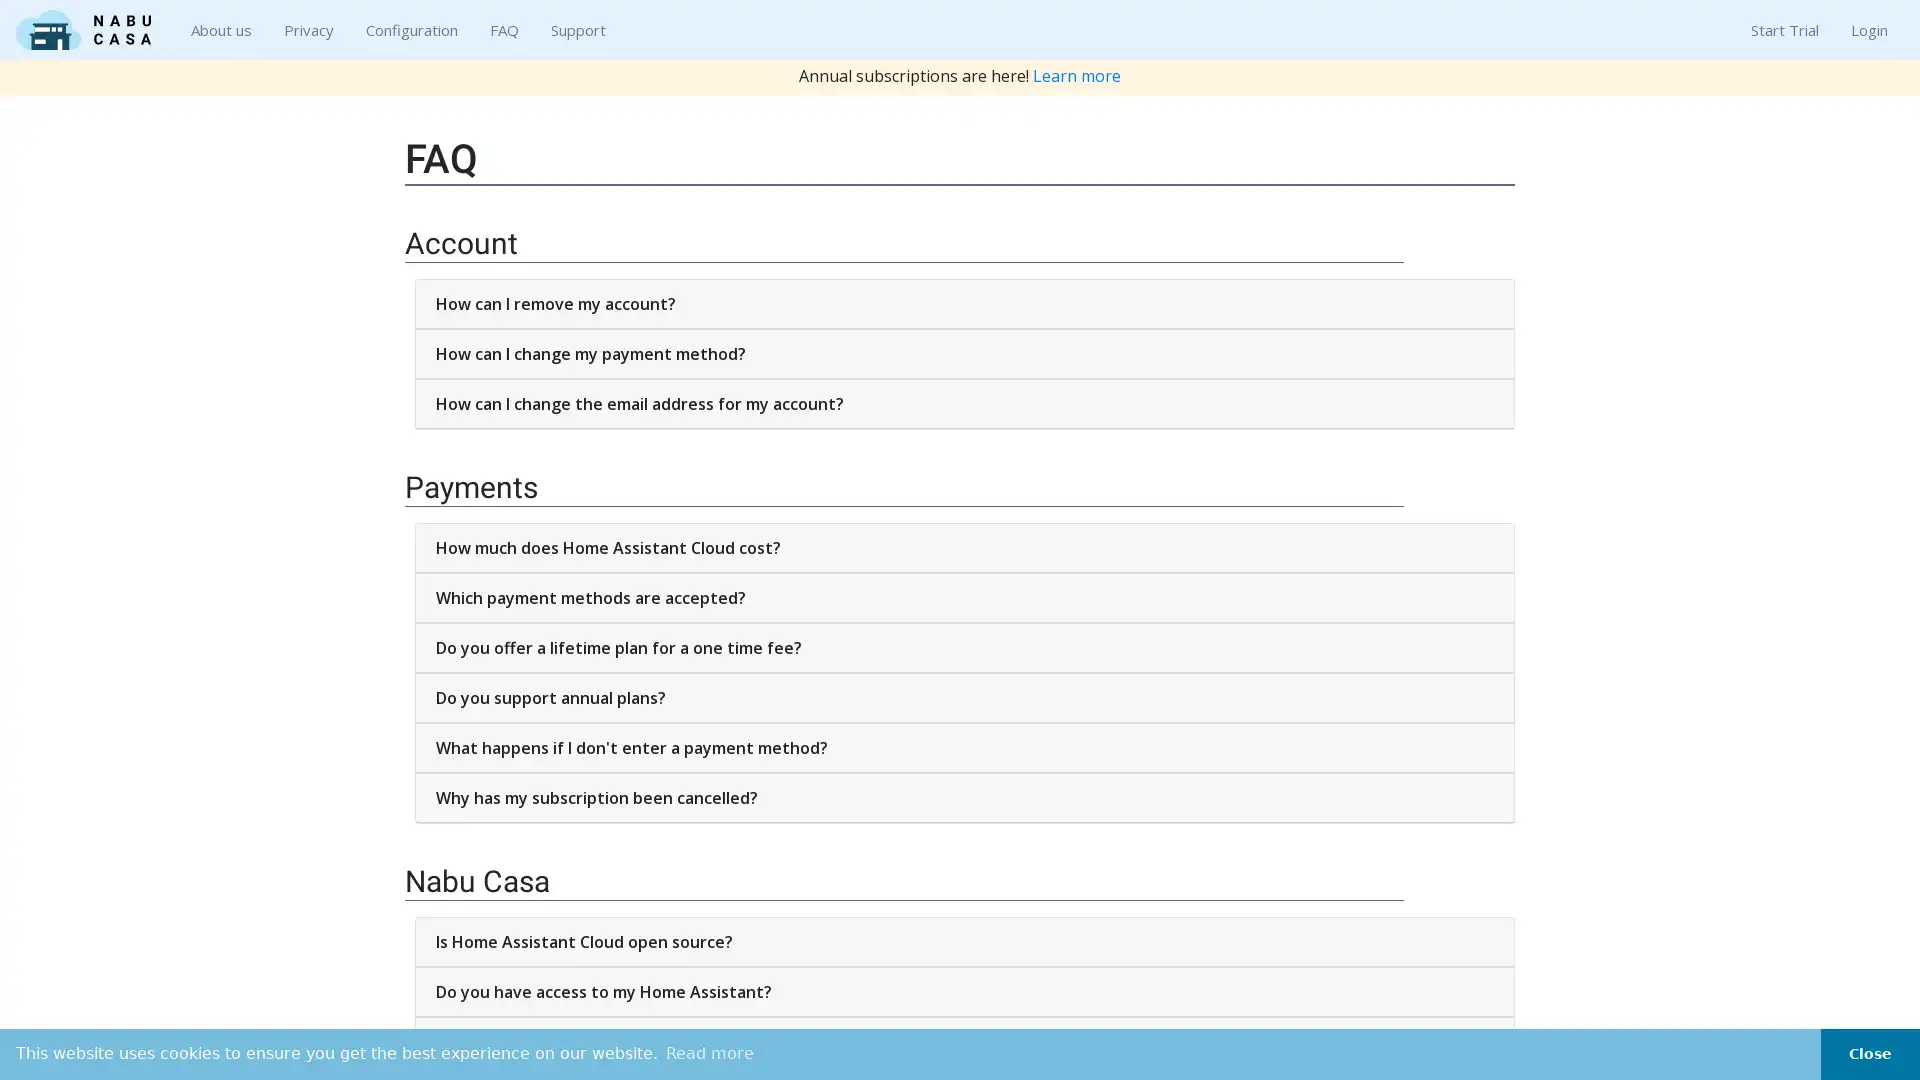 The image size is (1920, 1080). What do you see at coordinates (964, 648) in the screenshot?
I see `Do you offer a lifetime plan for a one time fee?` at bounding box center [964, 648].